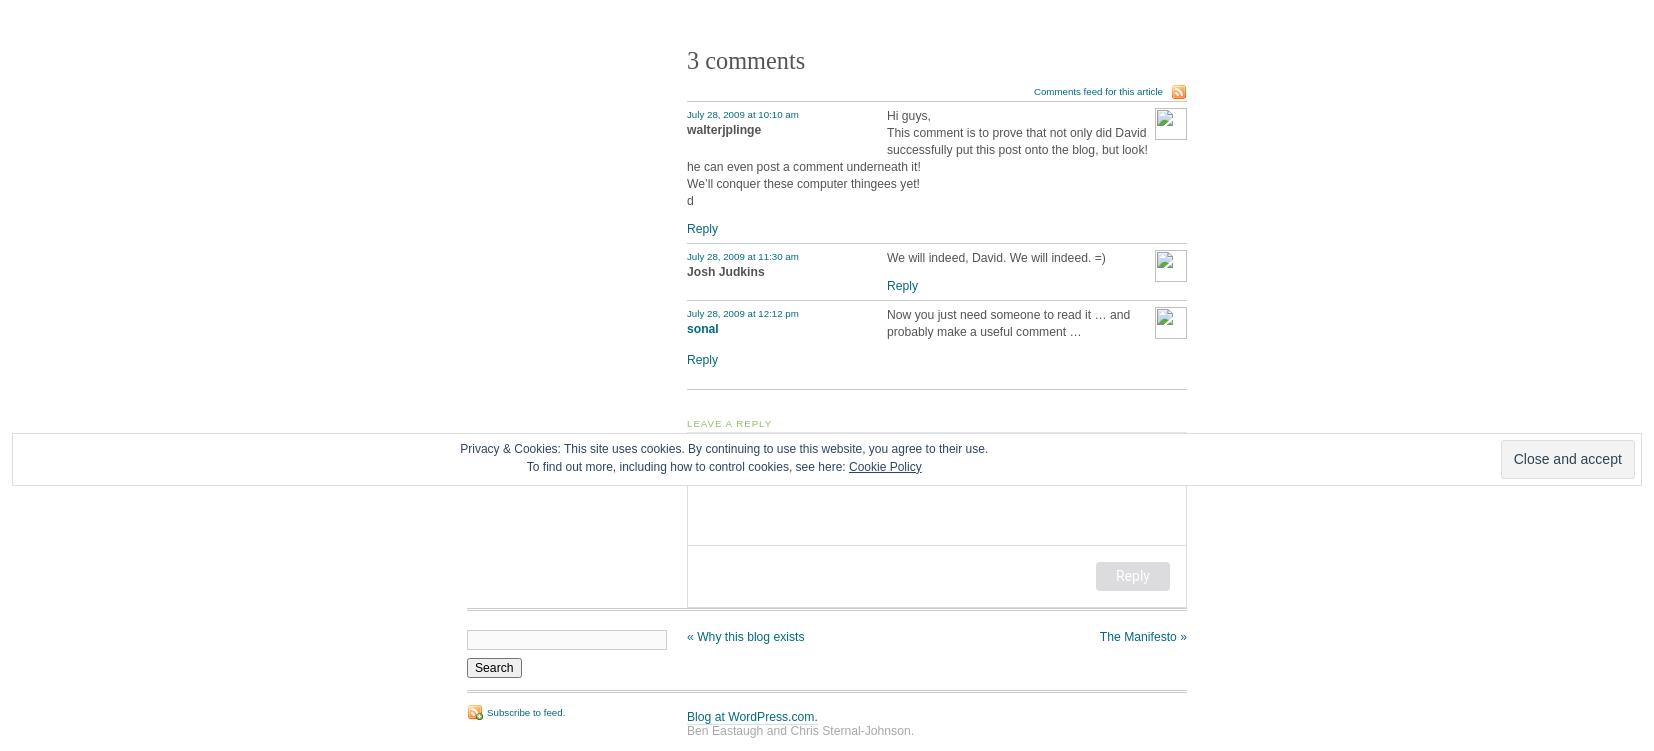 This screenshot has width=1654, height=751. I want to click on 'To find out more, including how to control cookies, see here:', so click(687, 465).